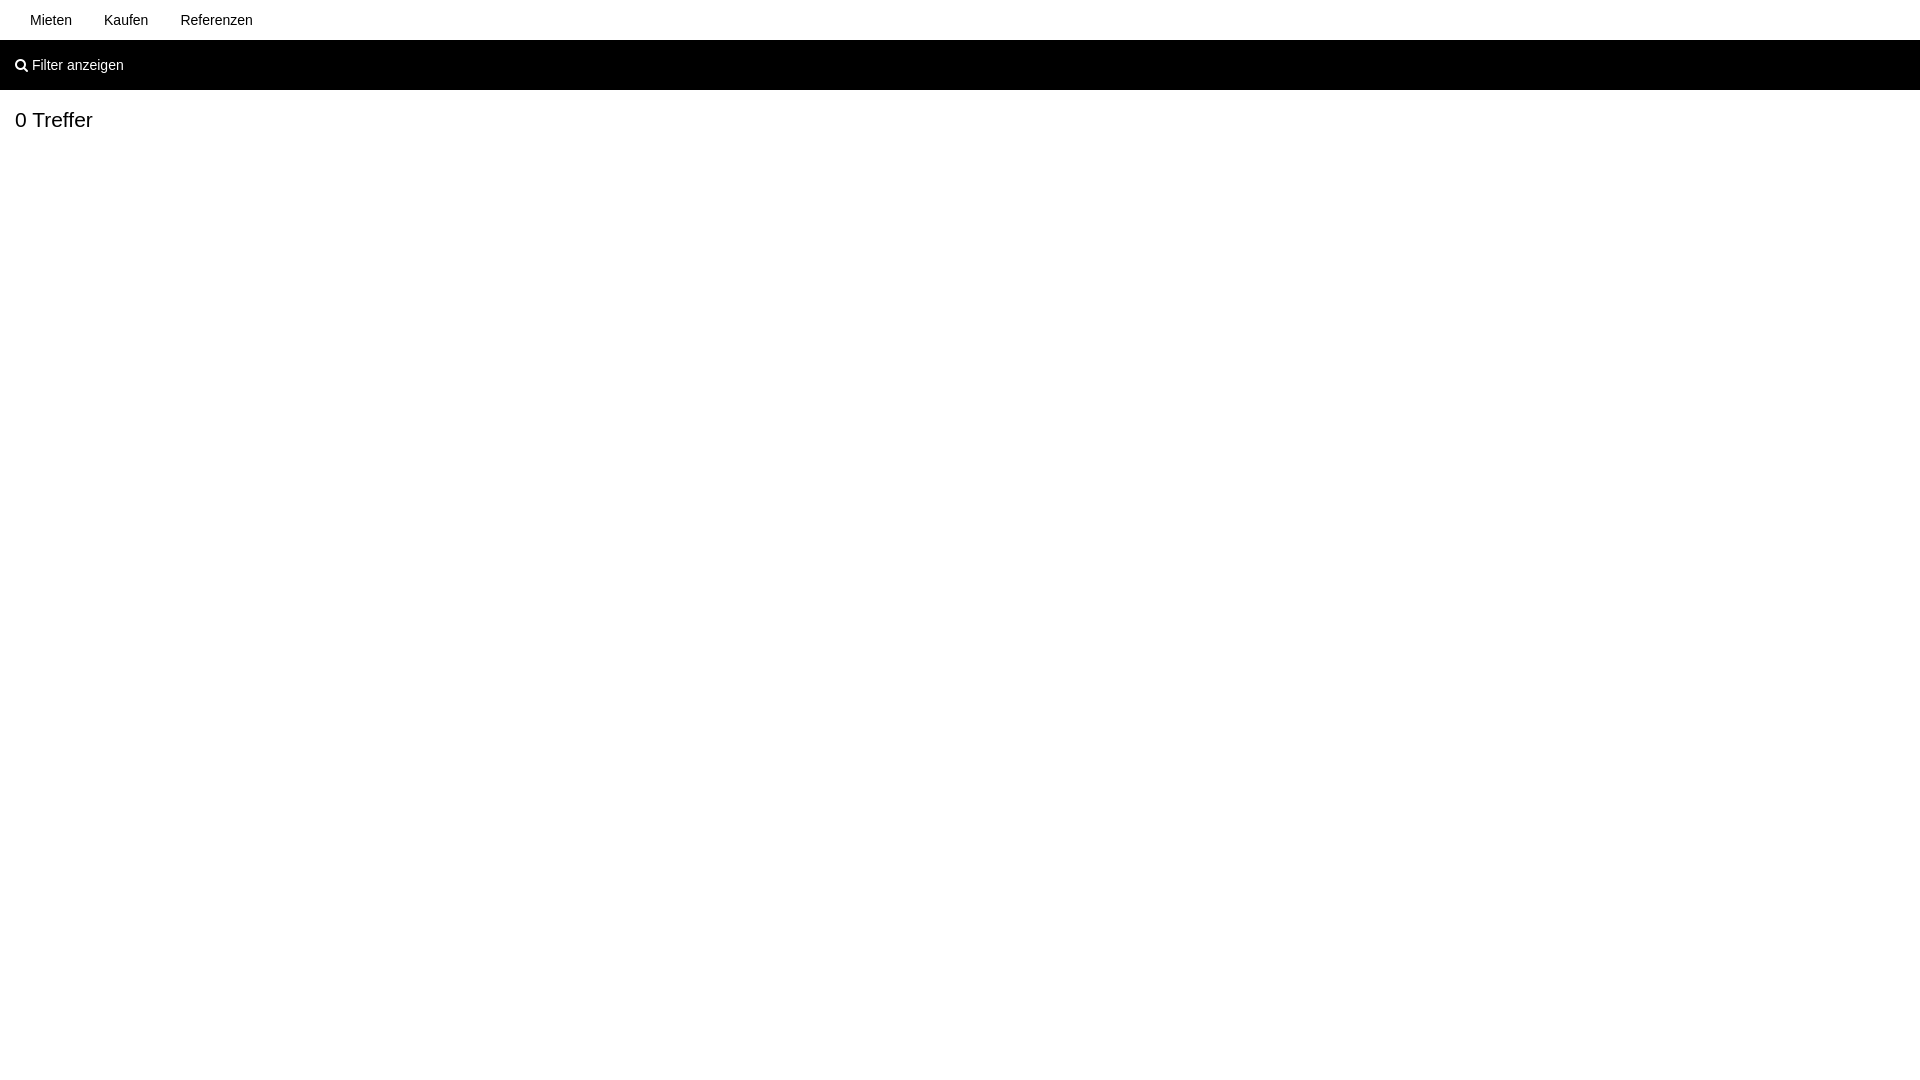 The width and height of the screenshot is (1920, 1080). What do you see at coordinates (51, 19) in the screenshot?
I see `'Mieten'` at bounding box center [51, 19].